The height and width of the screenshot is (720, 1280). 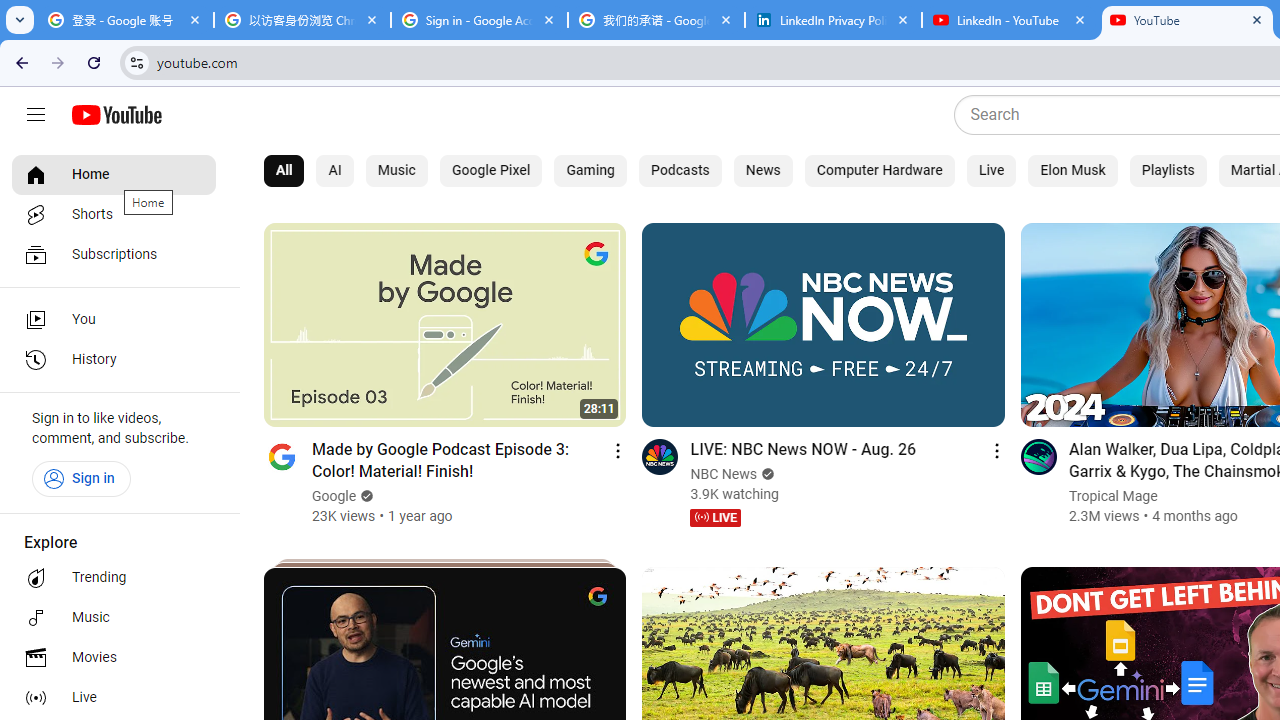 I want to click on 'Sign in', so click(x=80, y=478).